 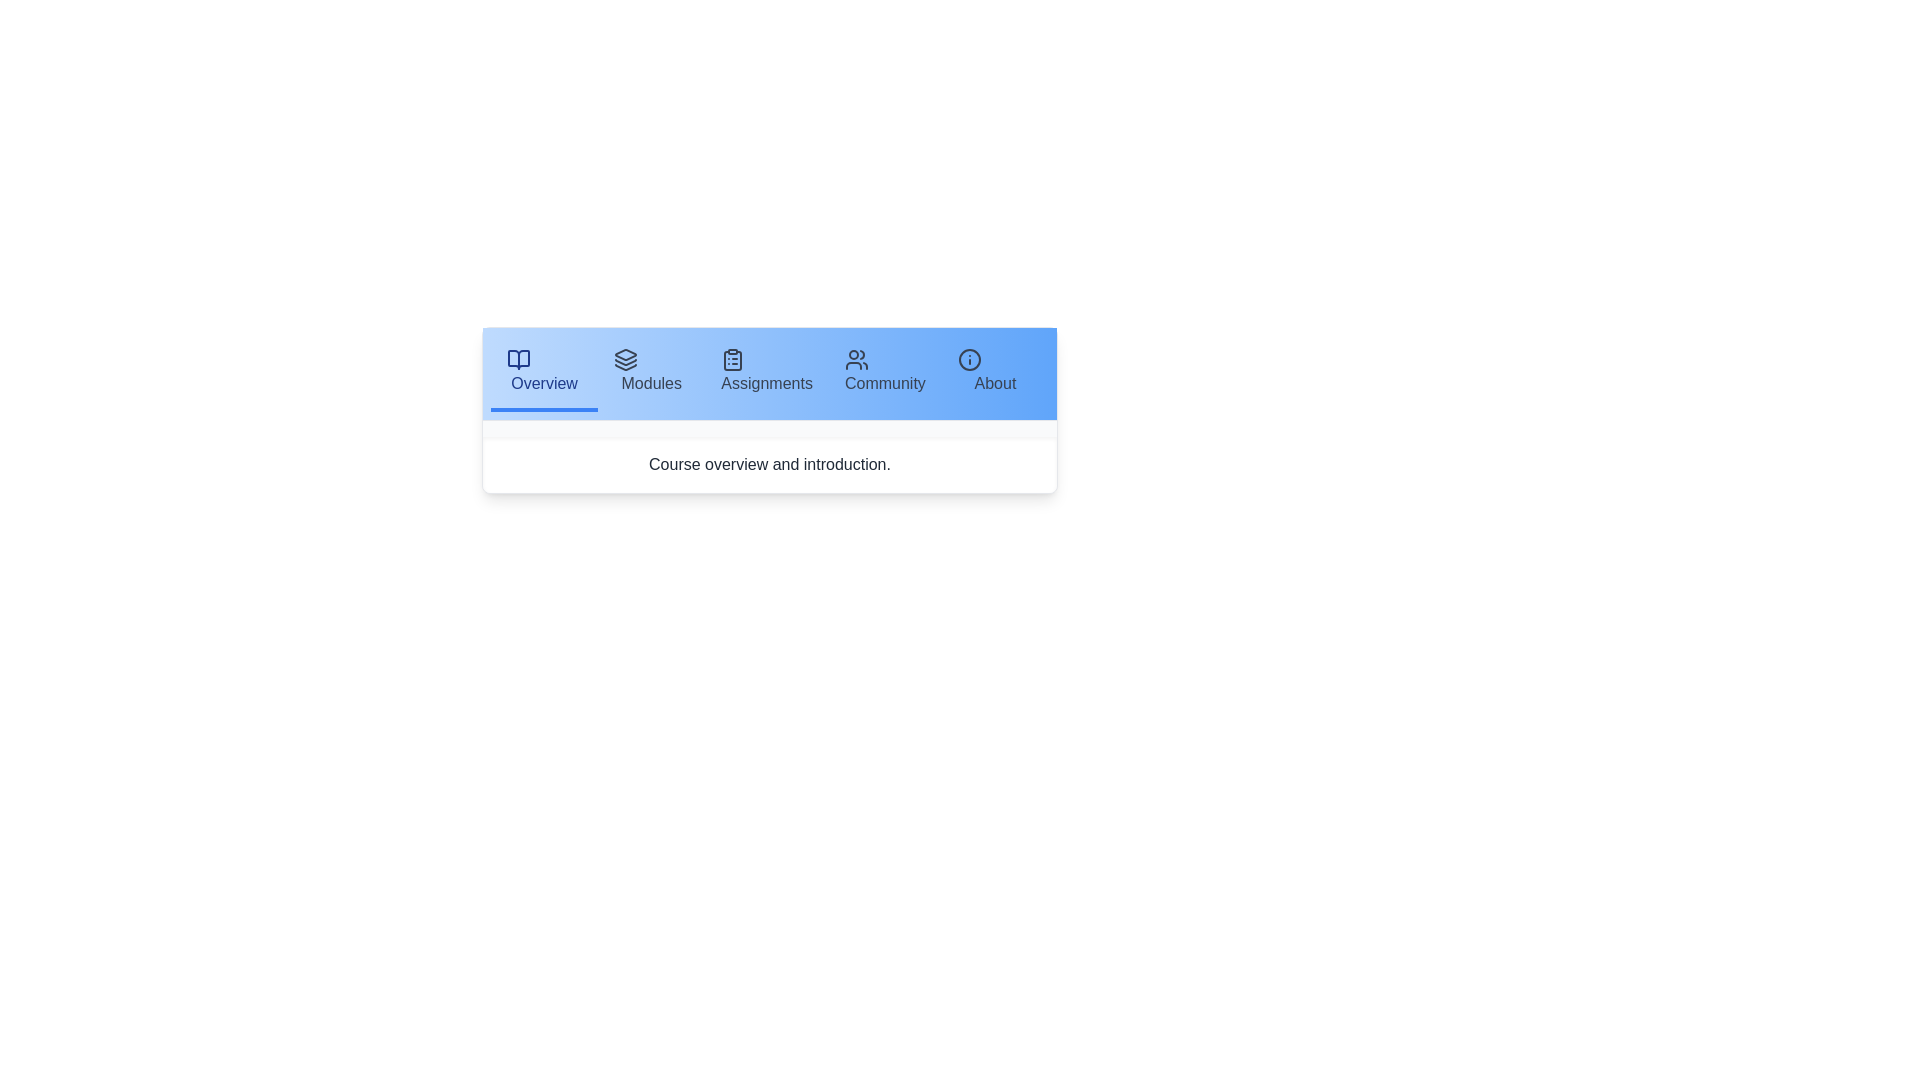 I want to click on the clipboard icon located above the 'Assignments' text in the navigation bar, so click(x=732, y=358).